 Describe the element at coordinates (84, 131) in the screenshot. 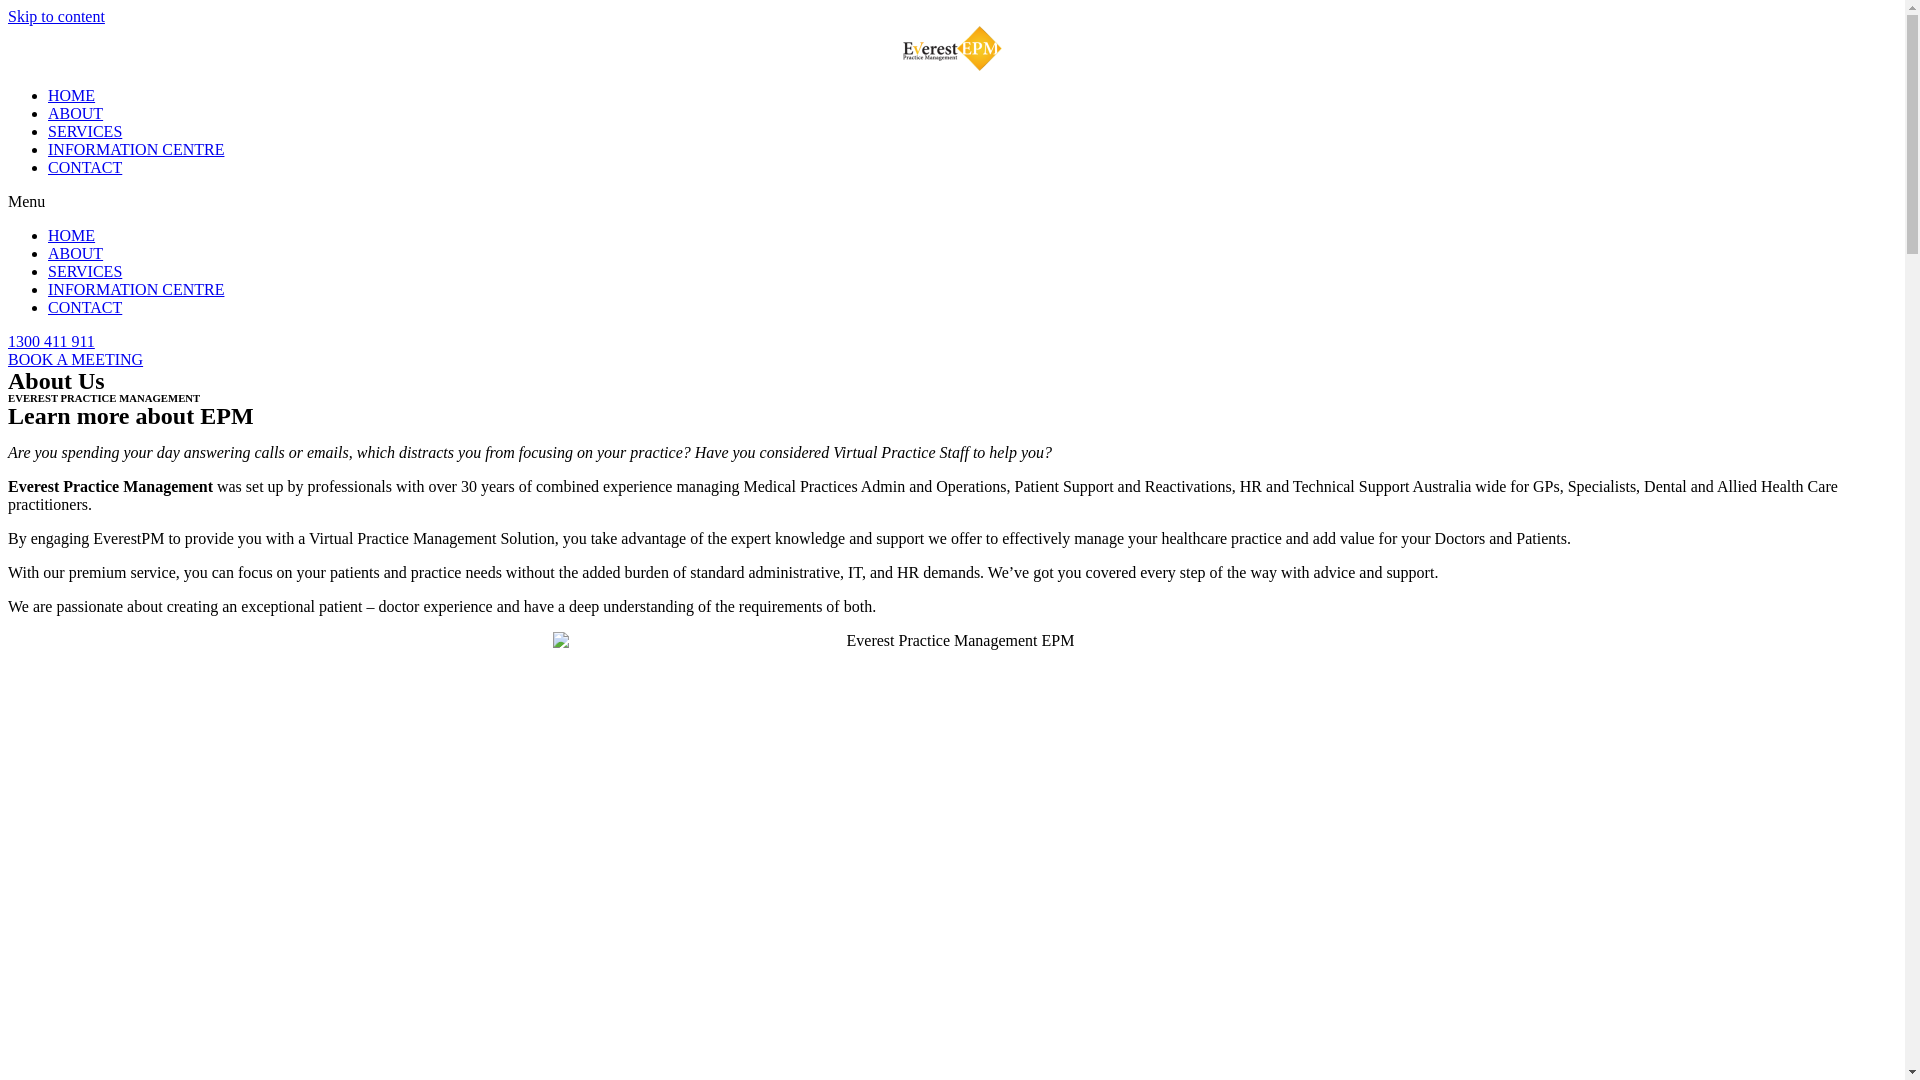

I see `'SERVICES'` at that location.